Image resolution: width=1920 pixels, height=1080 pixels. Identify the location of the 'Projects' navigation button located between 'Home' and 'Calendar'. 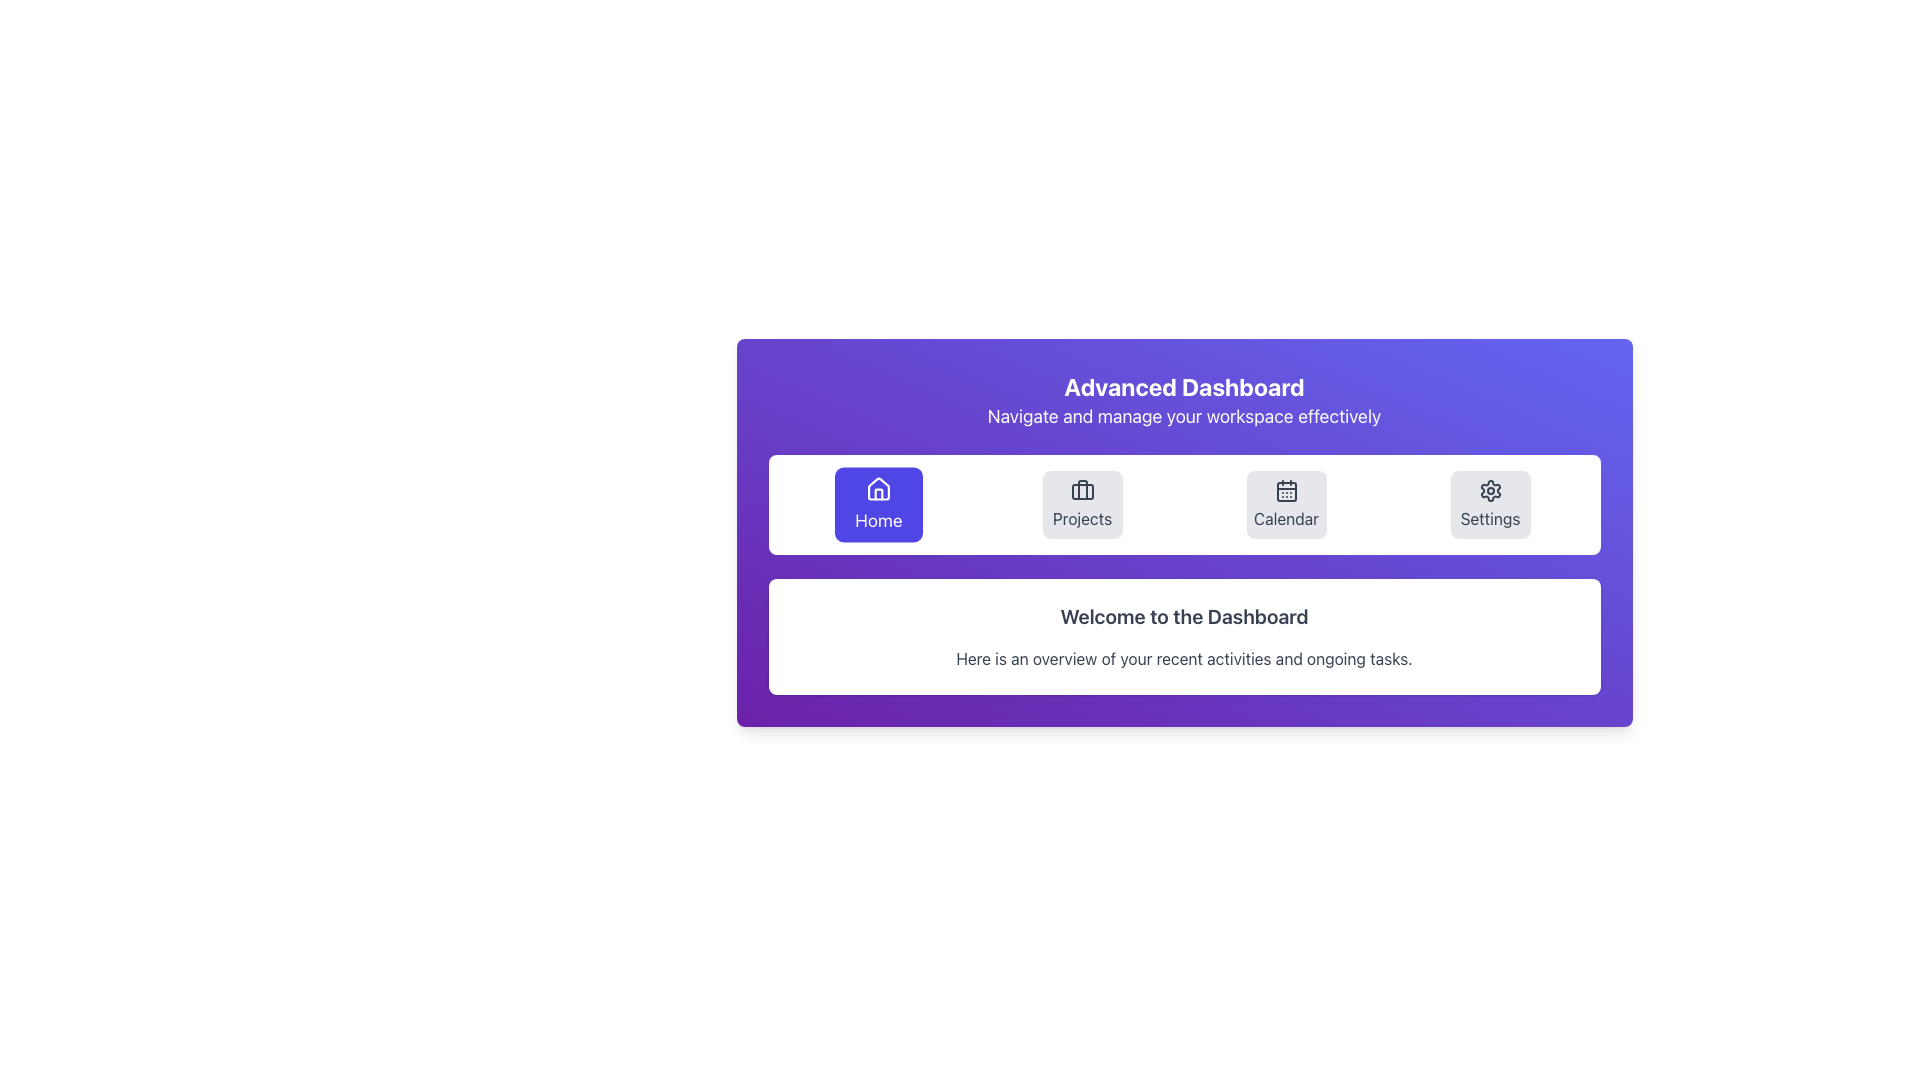
(1081, 504).